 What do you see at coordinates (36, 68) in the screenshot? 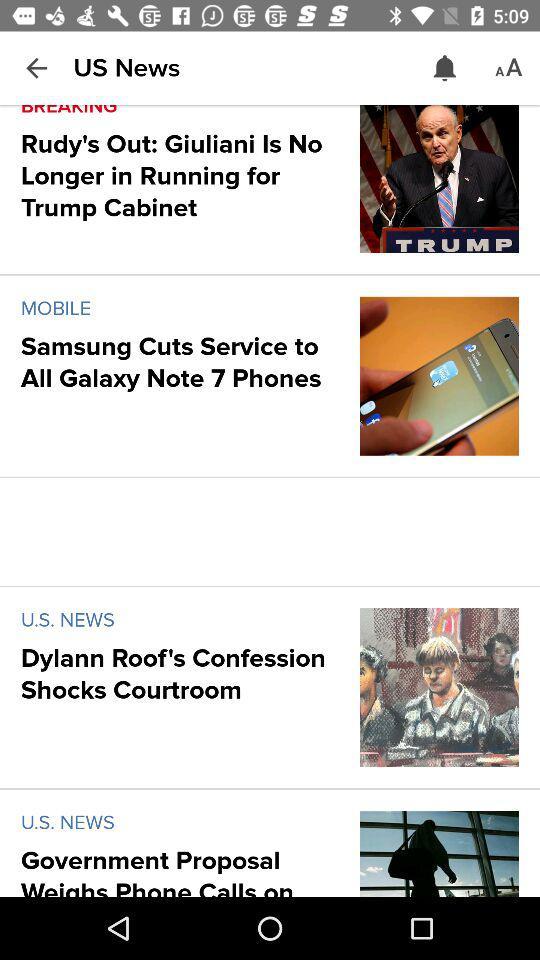
I see `the icon next to the us news icon` at bounding box center [36, 68].